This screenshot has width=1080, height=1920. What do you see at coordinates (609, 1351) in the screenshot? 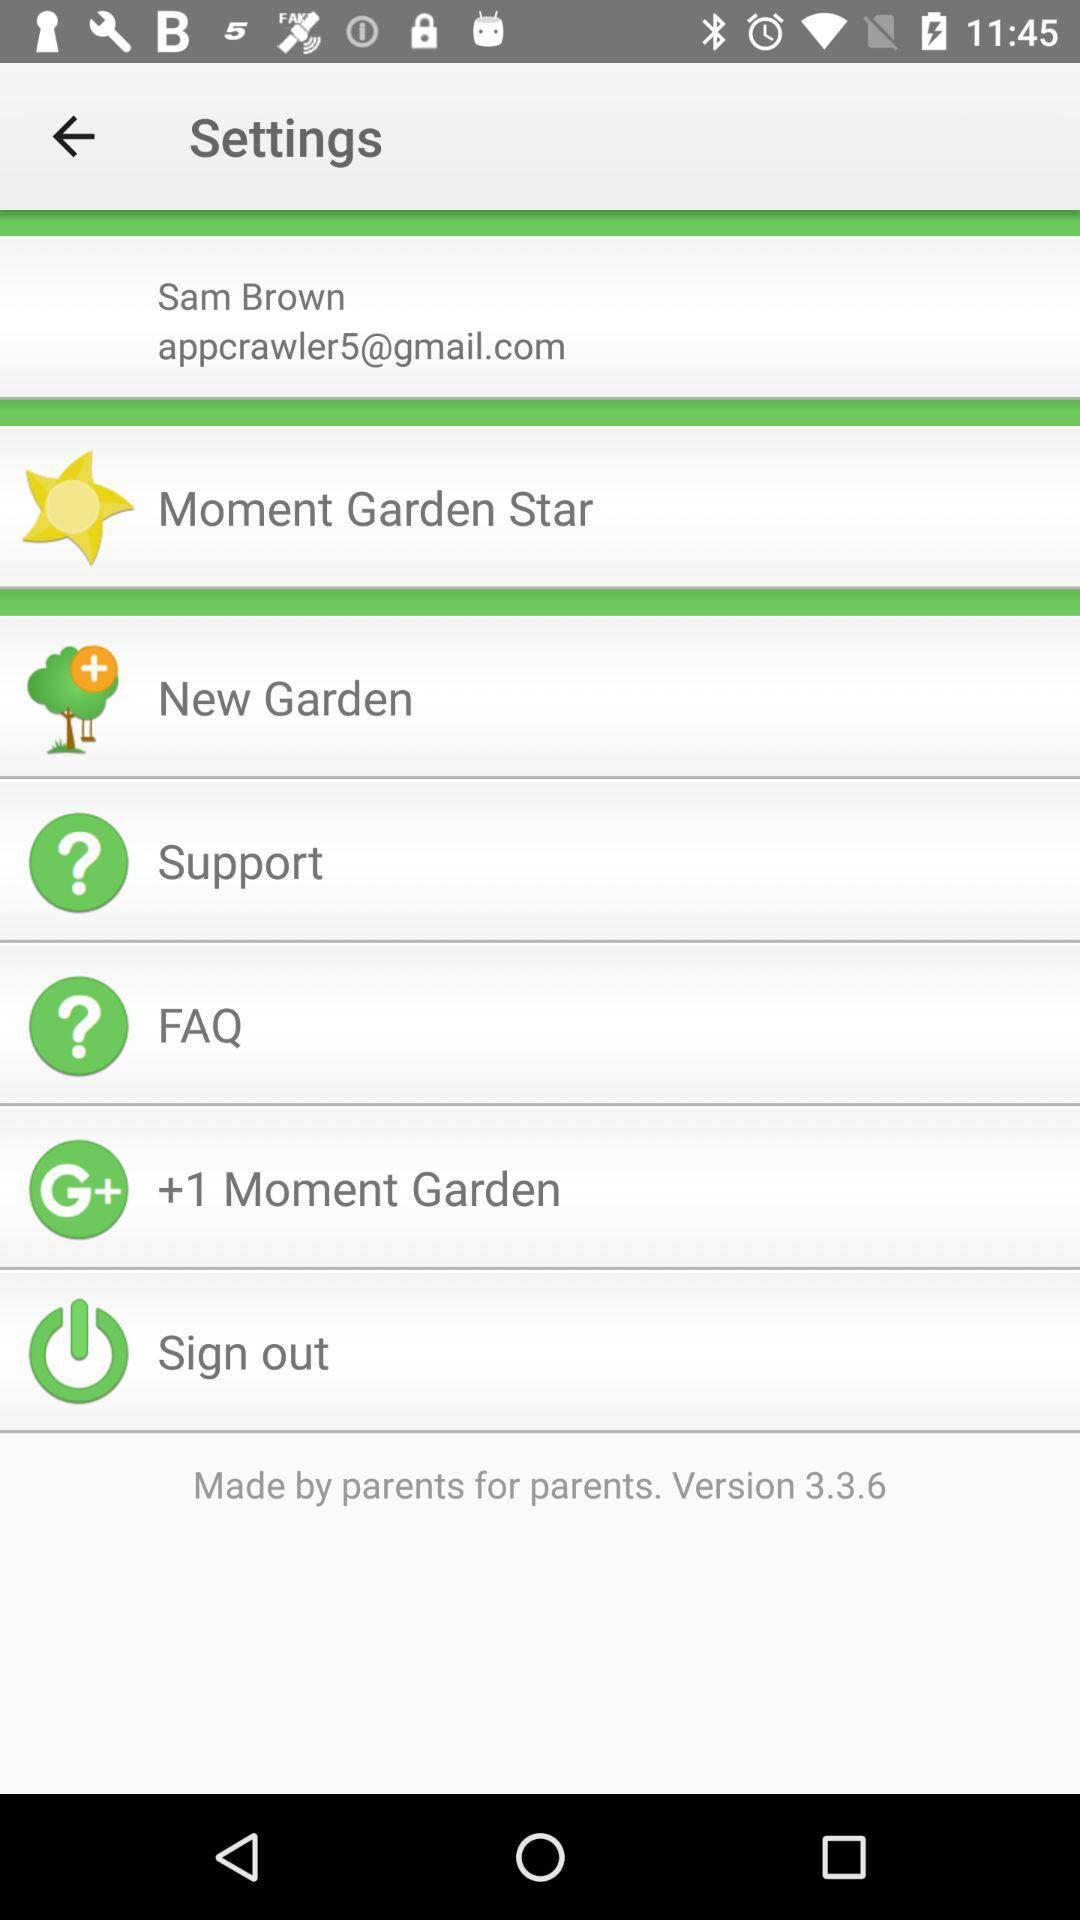
I see `sign out icon` at bounding box center [609, 1351].